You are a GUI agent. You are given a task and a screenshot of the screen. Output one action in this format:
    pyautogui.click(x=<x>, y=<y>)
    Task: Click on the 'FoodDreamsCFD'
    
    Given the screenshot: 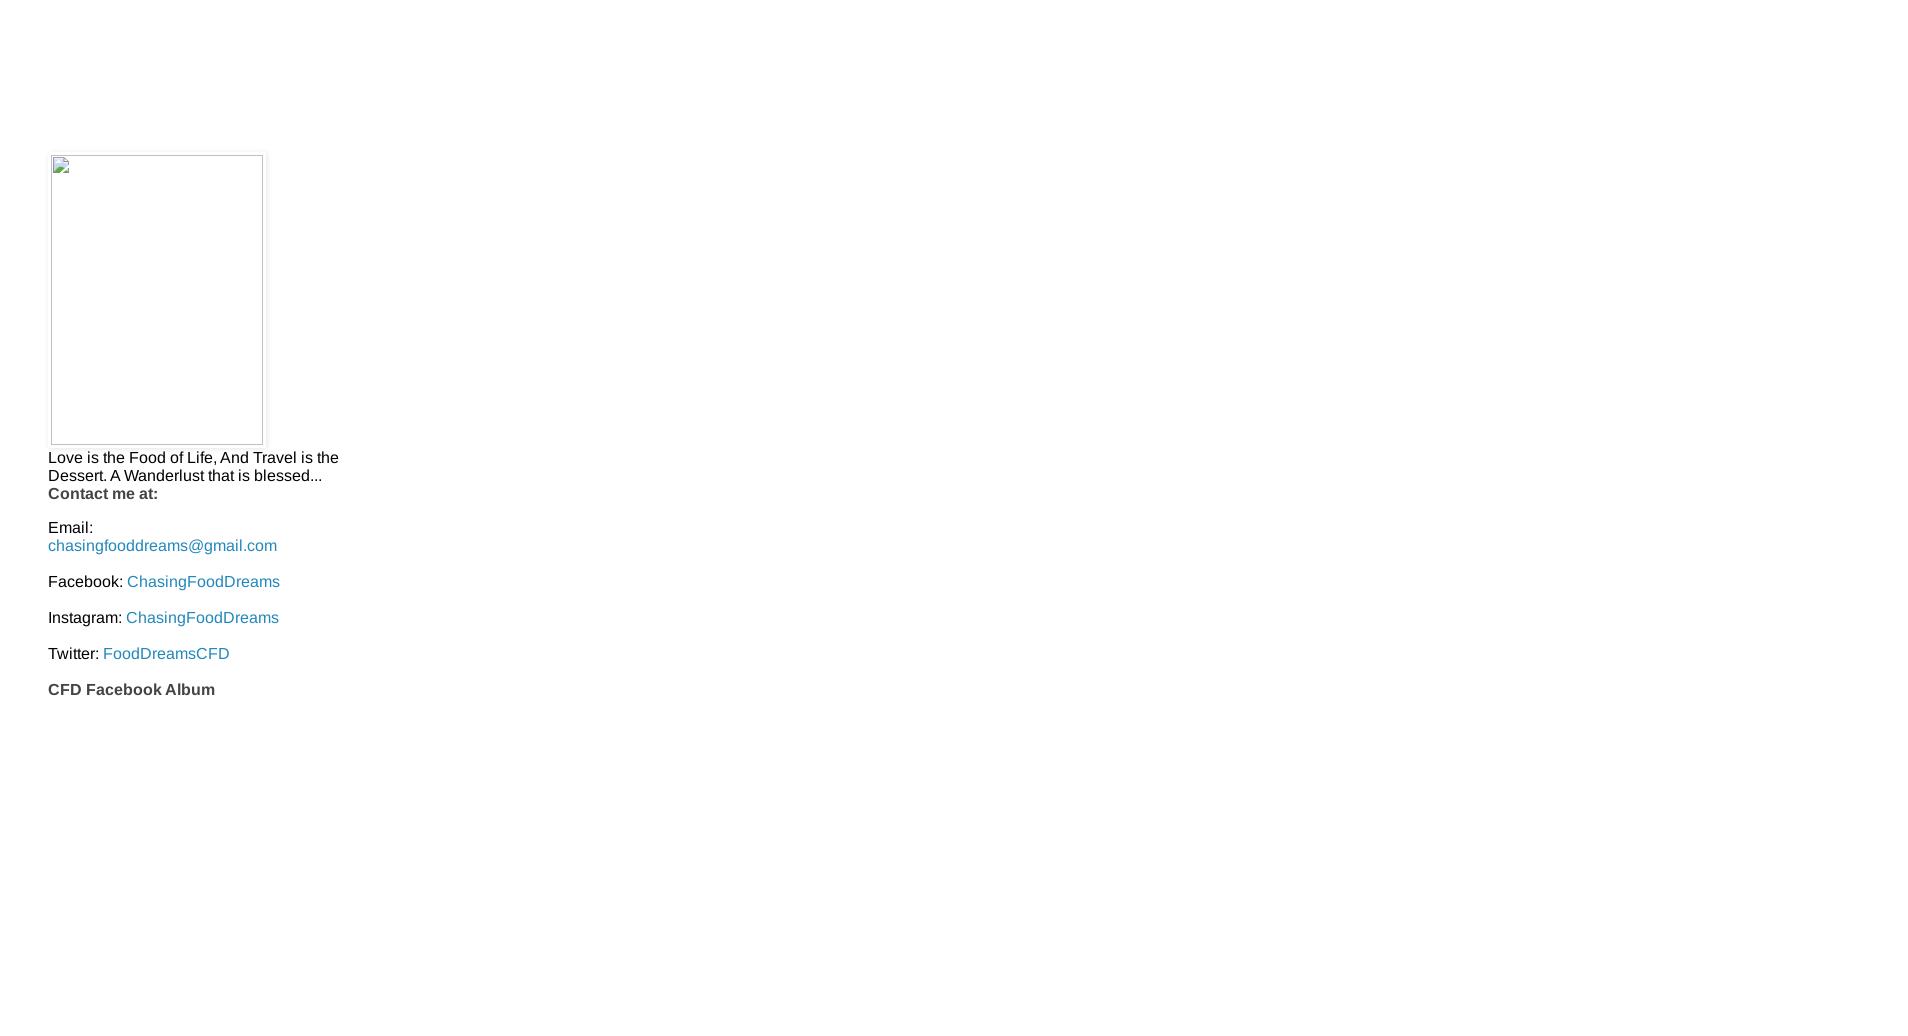 What is the action you would take?
    pyautogui.click(x=163, y=652)
    